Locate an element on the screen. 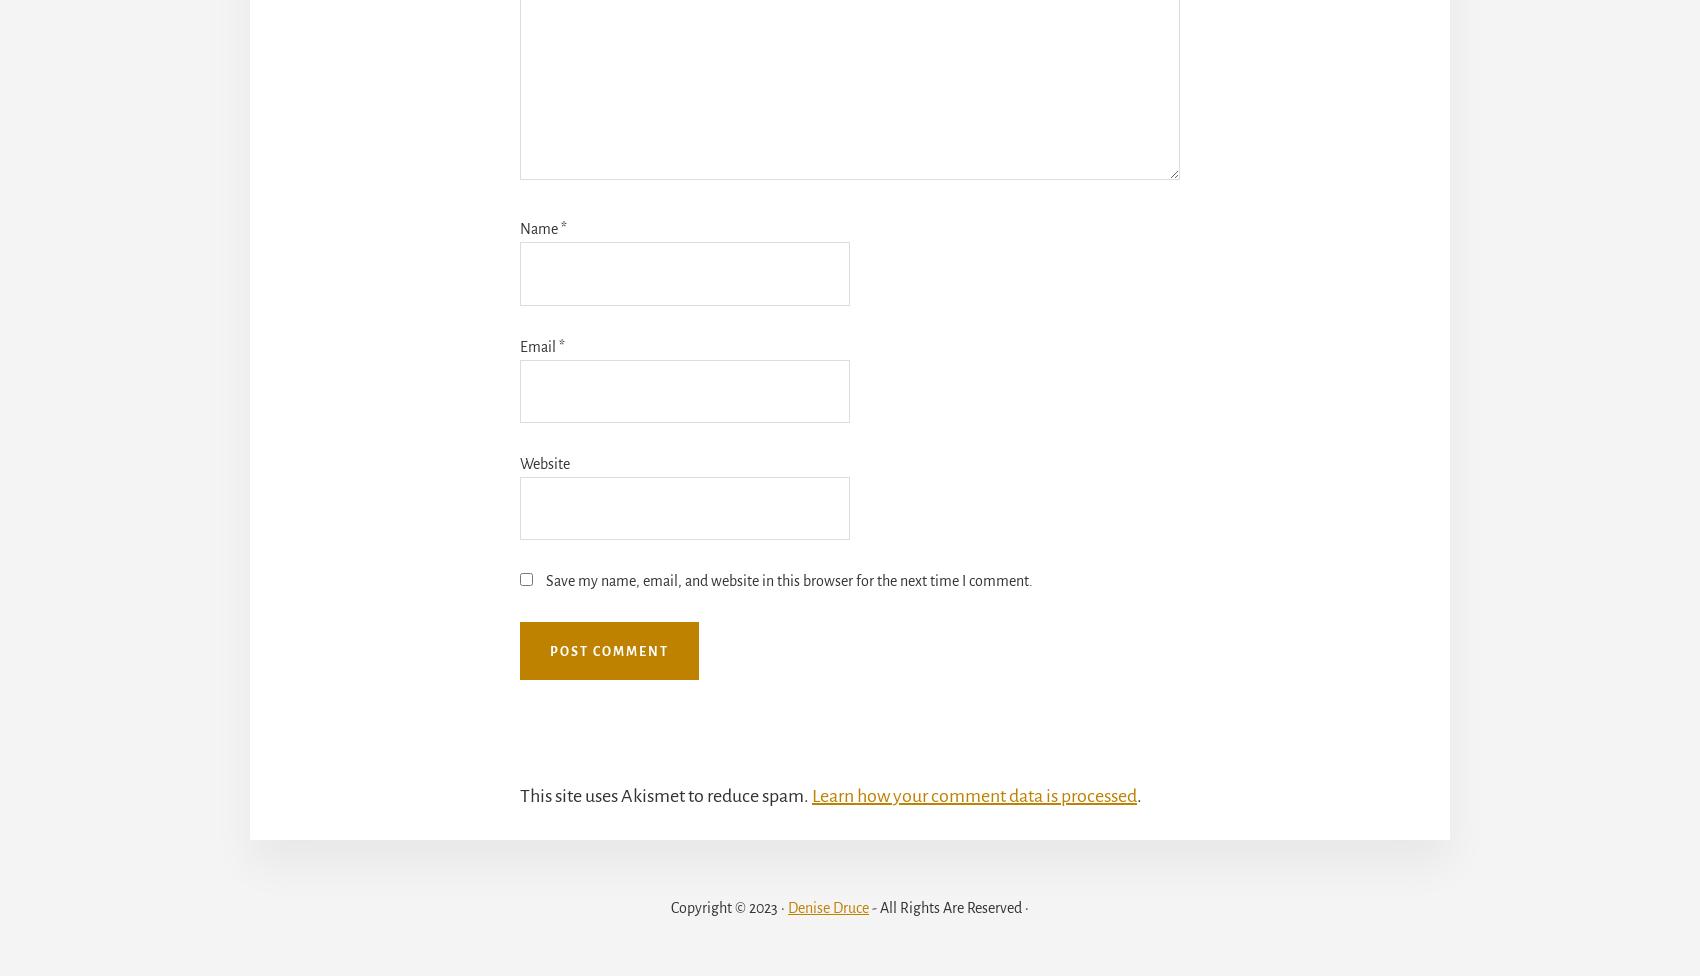 This screenshot has height=976, width=1700. 'Denise Druce' is located at coordinates (827, 906).